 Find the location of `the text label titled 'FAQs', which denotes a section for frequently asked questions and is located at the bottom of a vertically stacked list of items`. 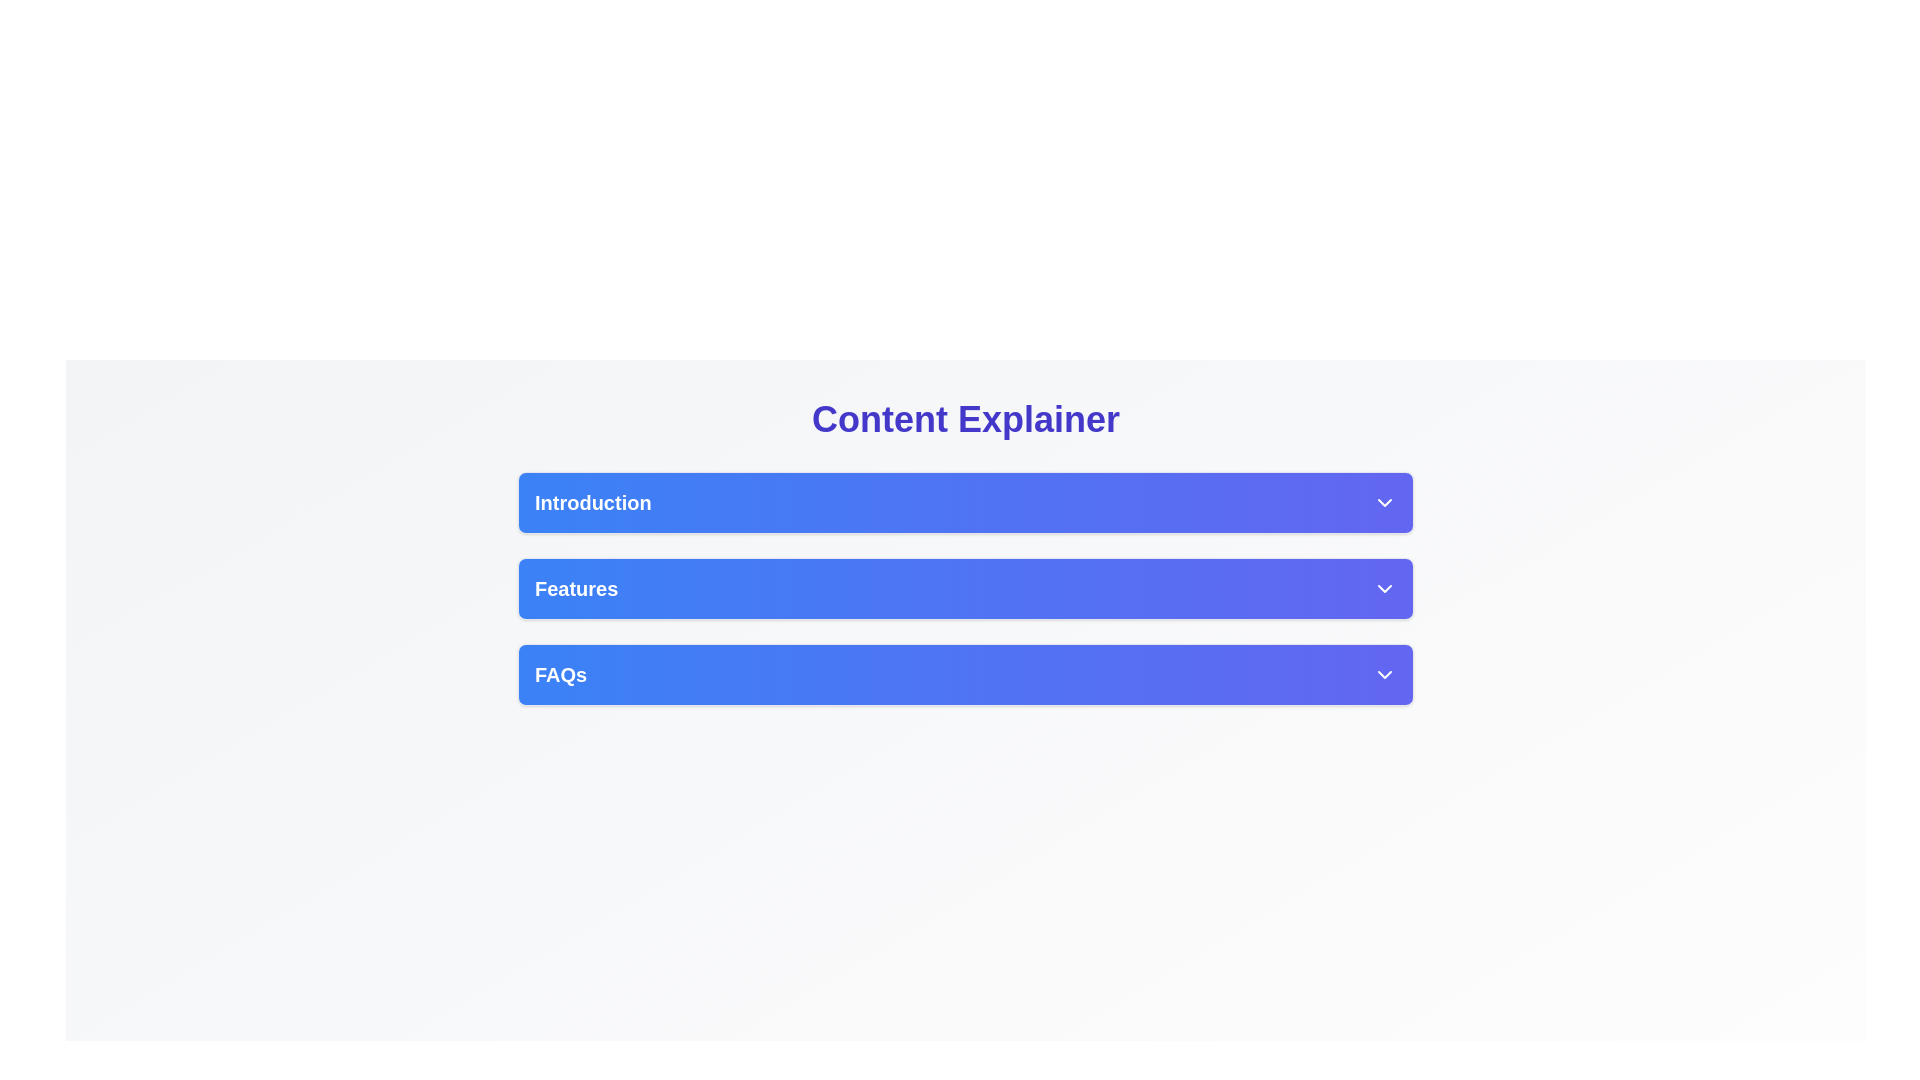

the text label titled 'FAQs', which denotes a section for frequently asked questions and is located at the bottom of a vertically stacked list of items is located at coordinates (560, 675).